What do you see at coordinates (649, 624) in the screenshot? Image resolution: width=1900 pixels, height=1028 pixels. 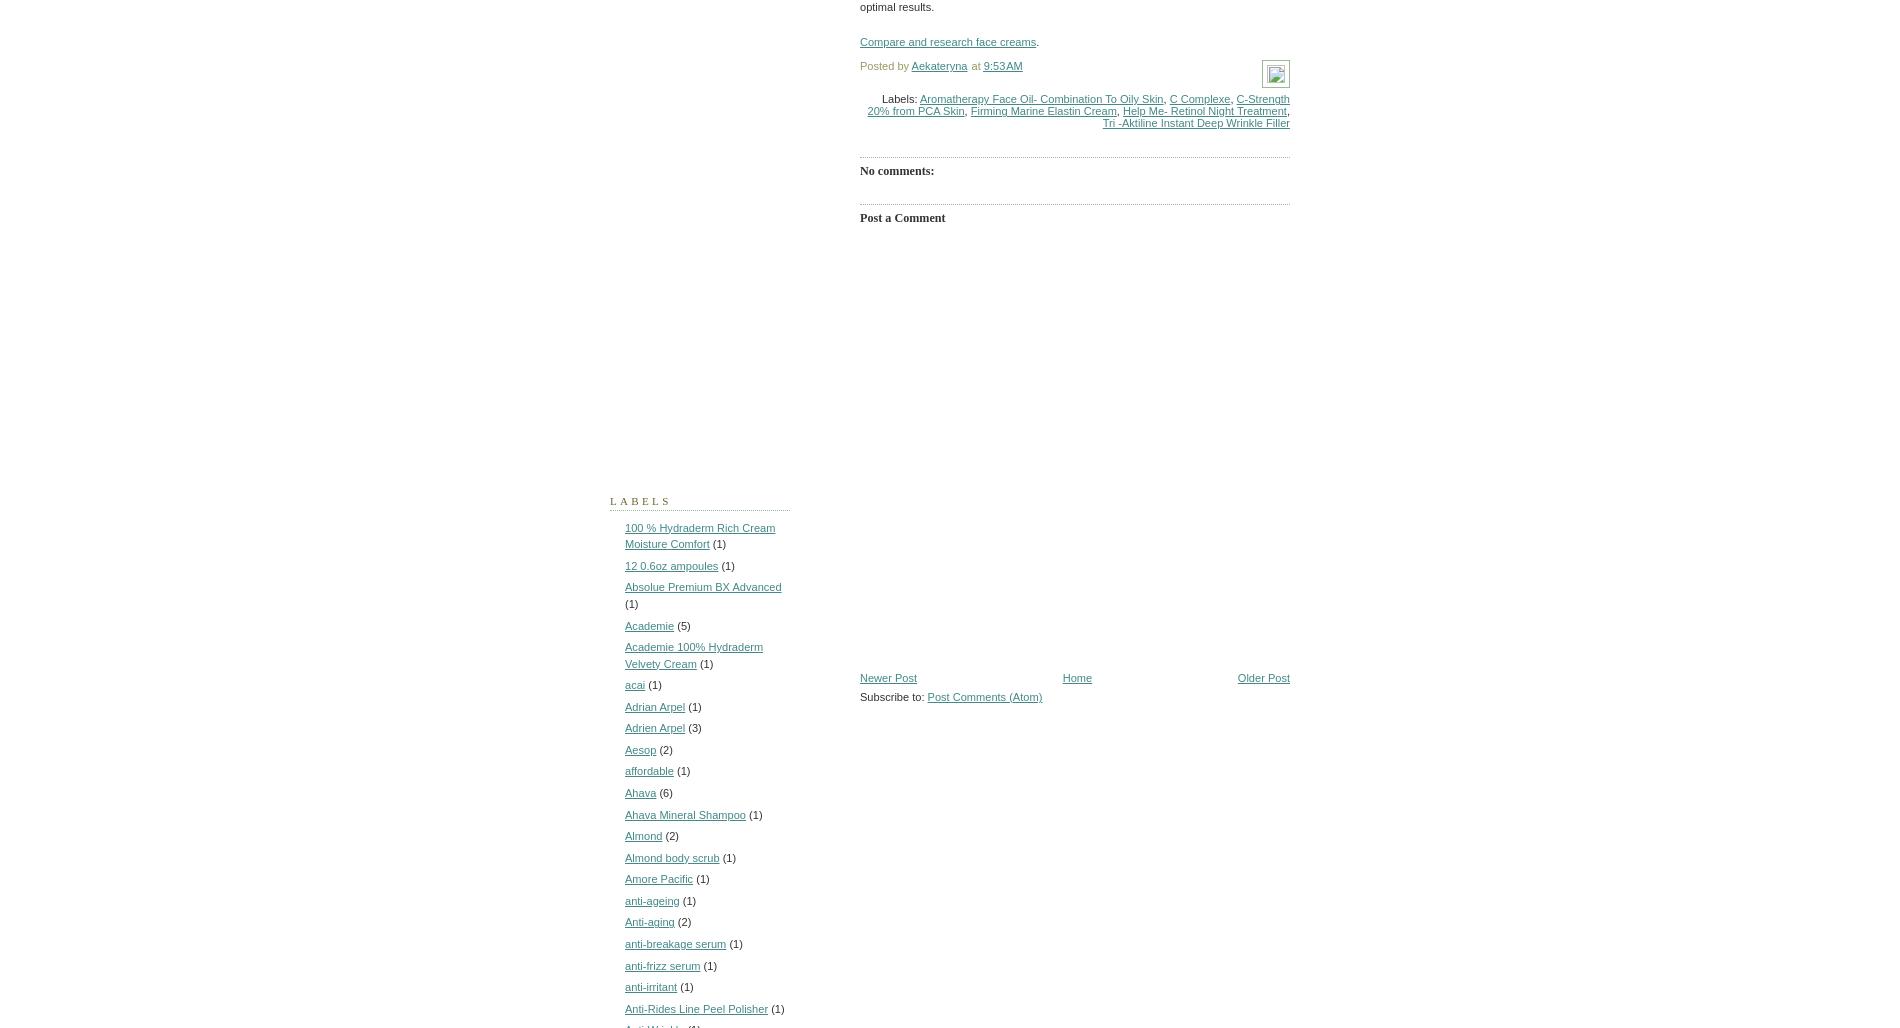 I see `'Academie'` at bounding box center [649, 624].